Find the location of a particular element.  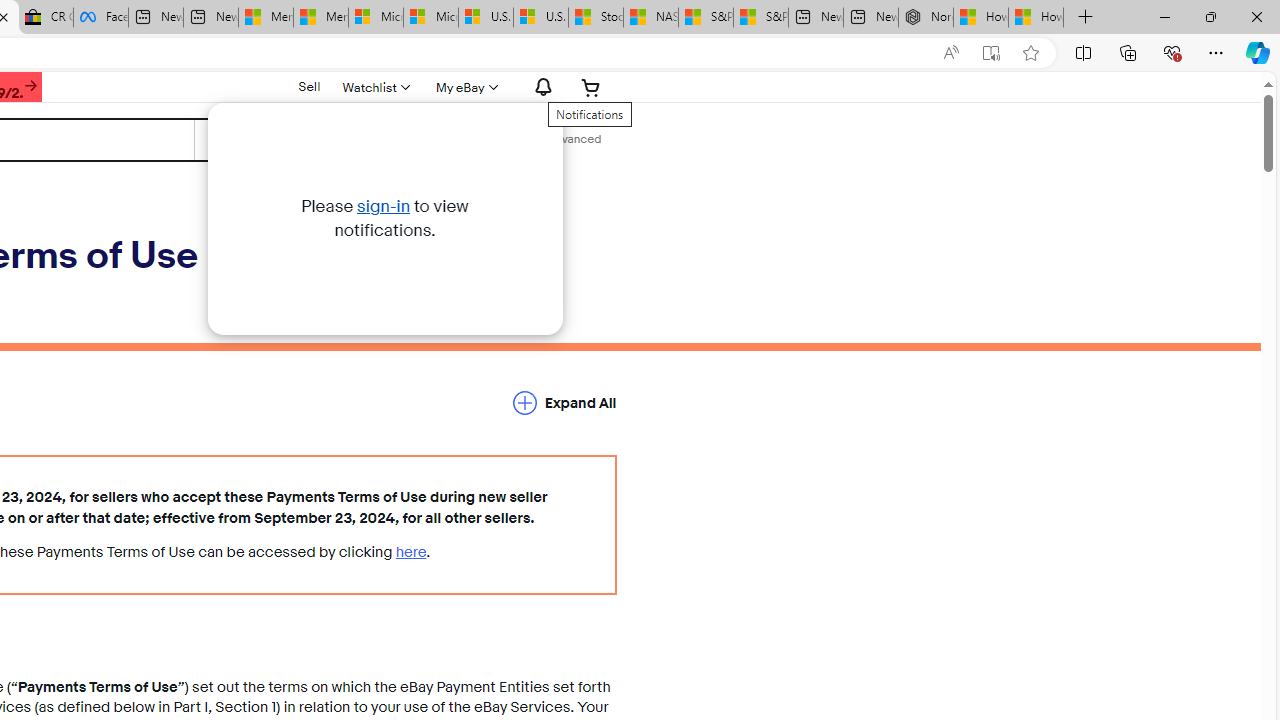

'S&P 500, Nasdaq end lower, weighed by Nvidia dip | Watch' is located at coordinates (759, 17).